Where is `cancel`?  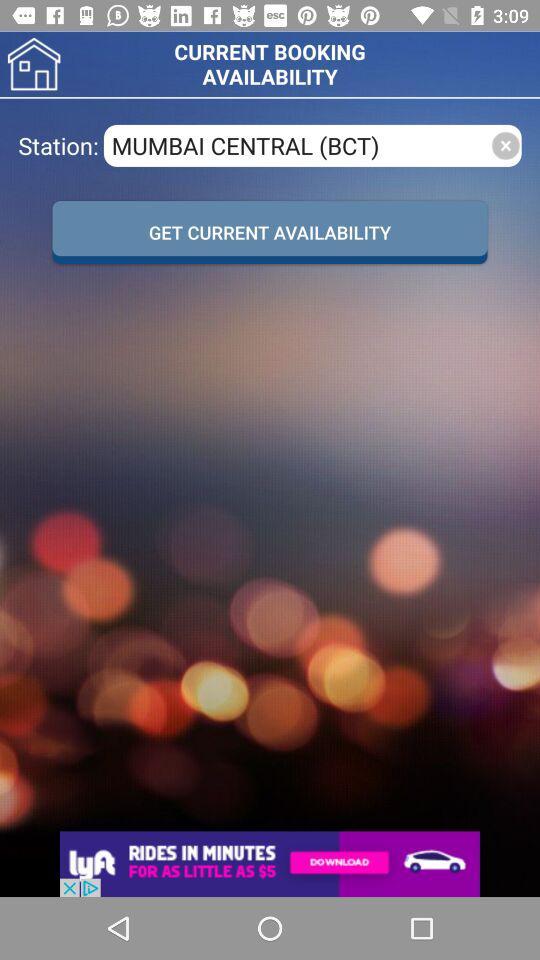
cancel is located at coordinates (504, 144).